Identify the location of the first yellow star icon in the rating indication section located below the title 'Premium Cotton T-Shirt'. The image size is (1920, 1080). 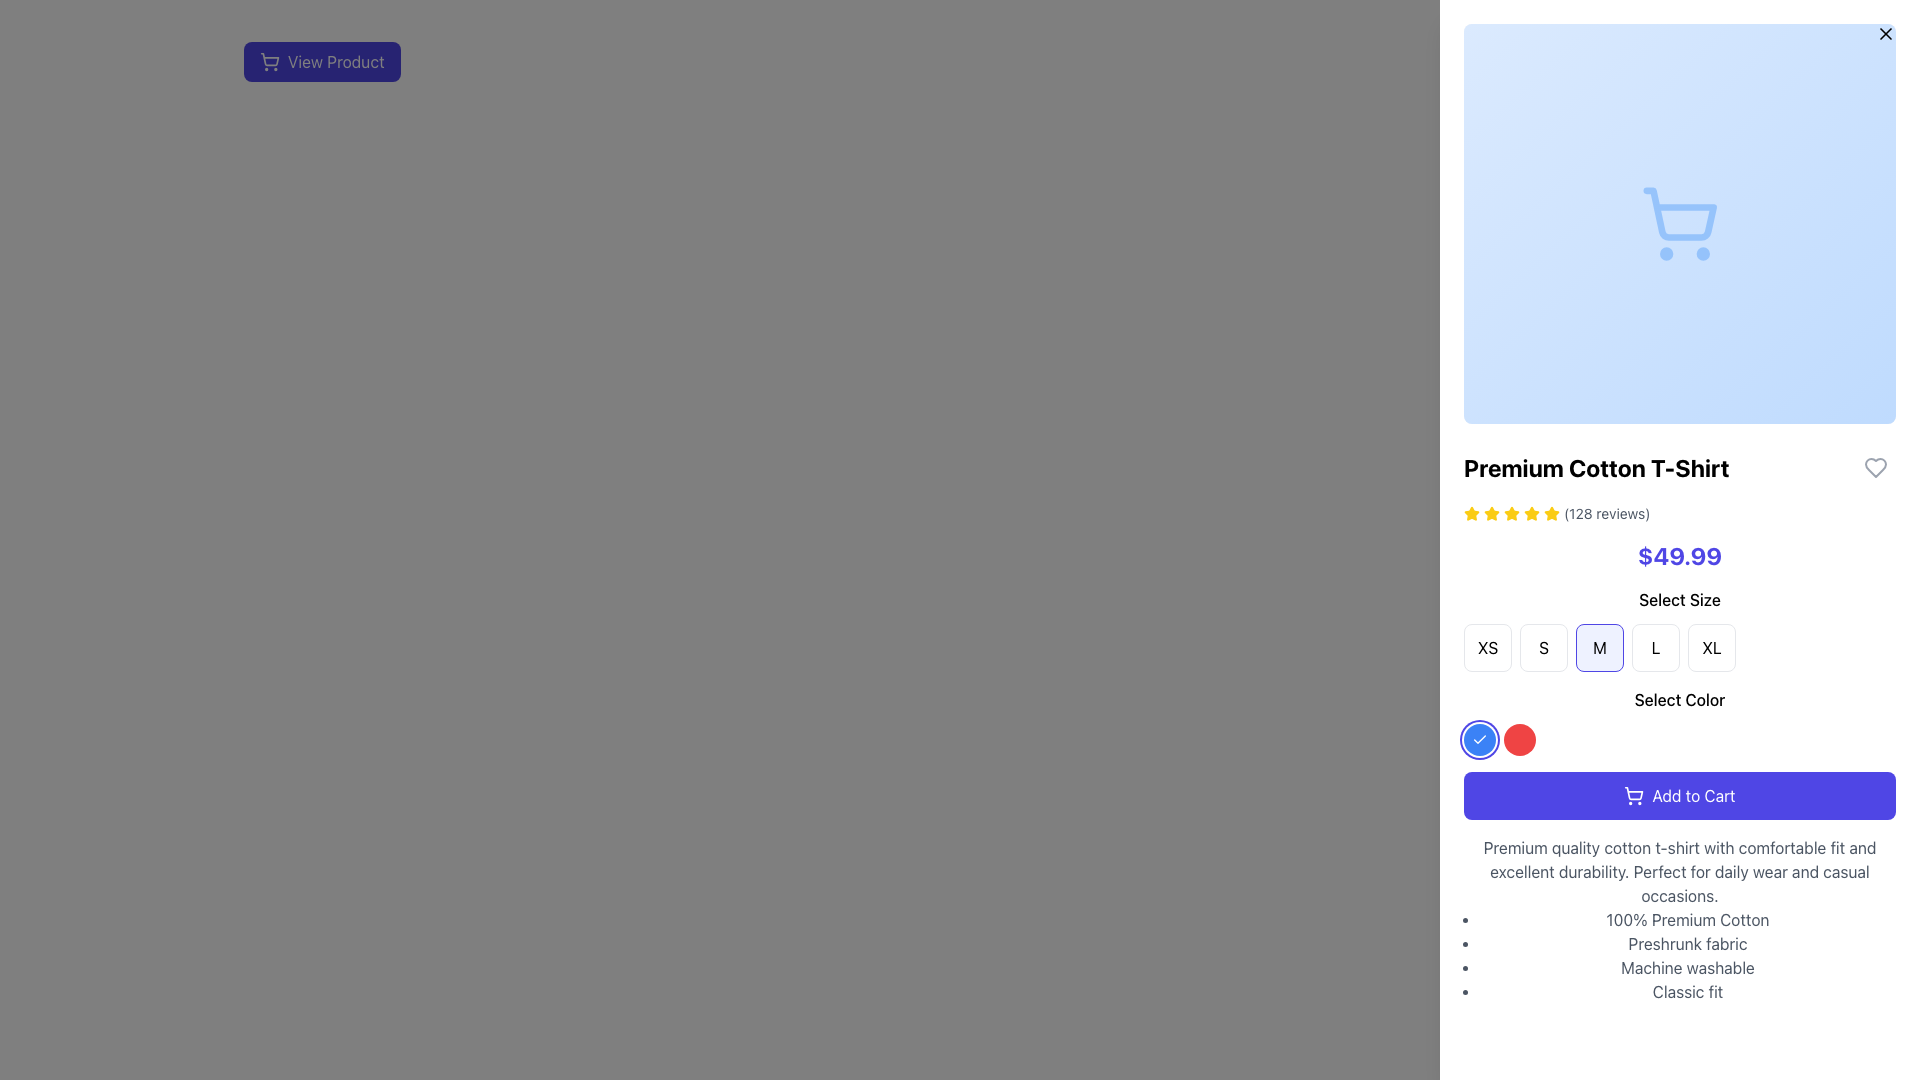
(1472, 512).